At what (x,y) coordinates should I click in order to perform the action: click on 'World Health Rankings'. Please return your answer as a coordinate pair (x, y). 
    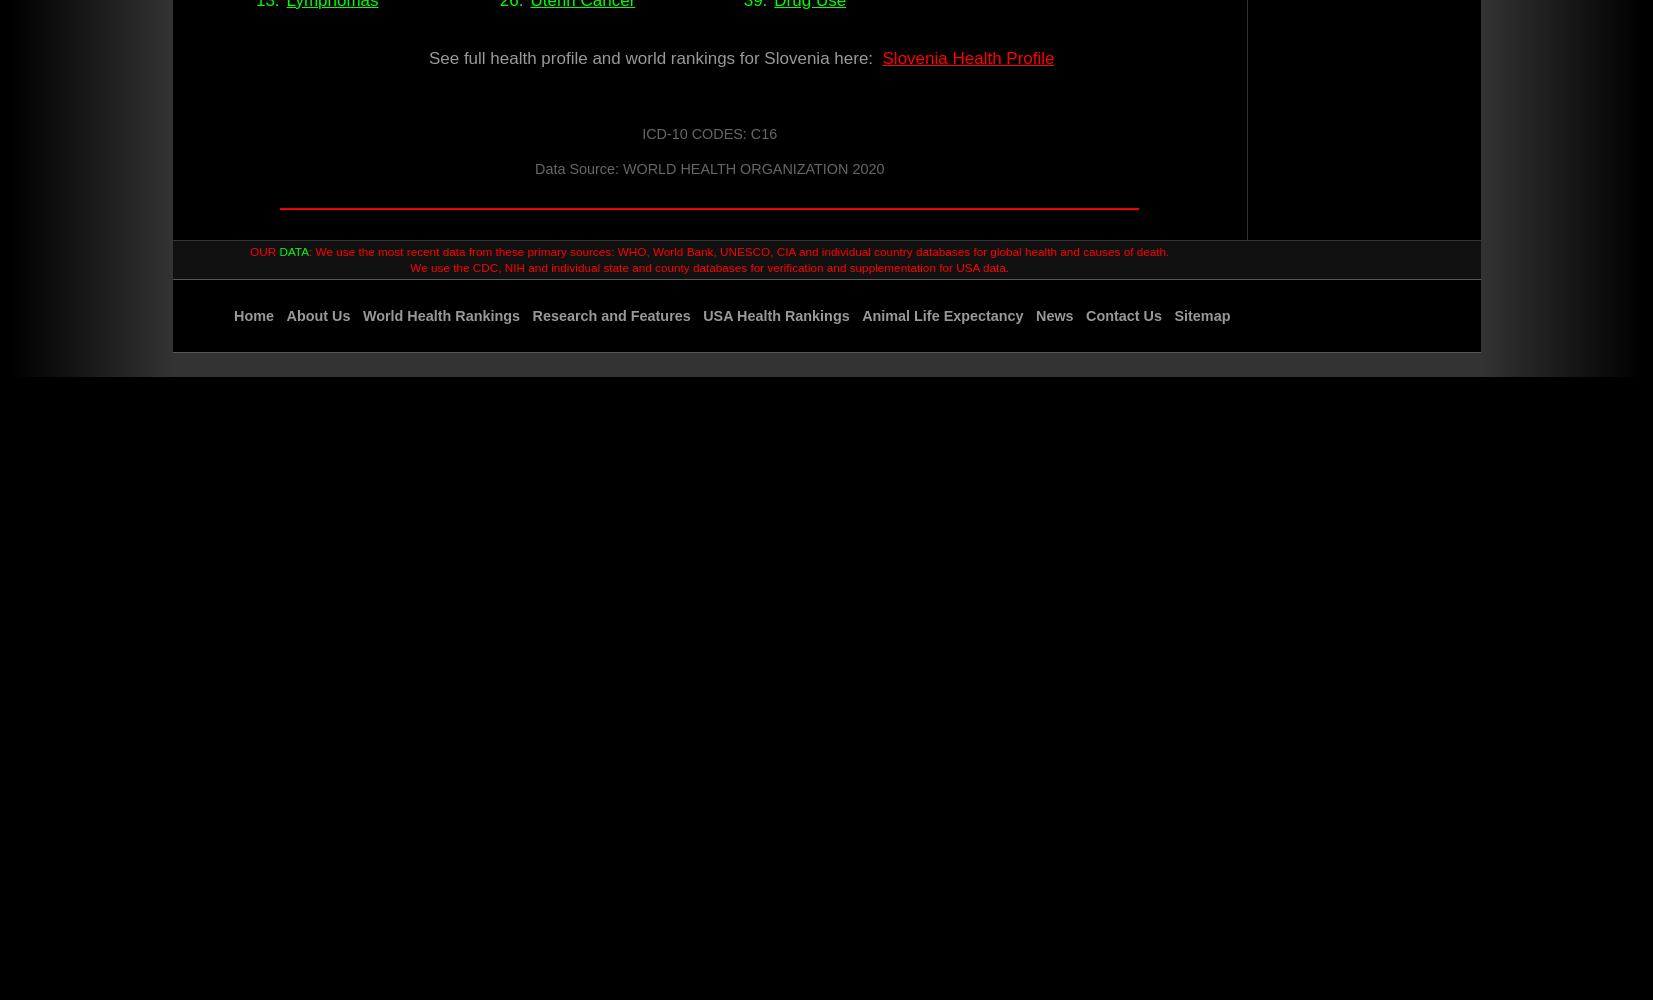
    Looking at the image, I should click on (361, 314).